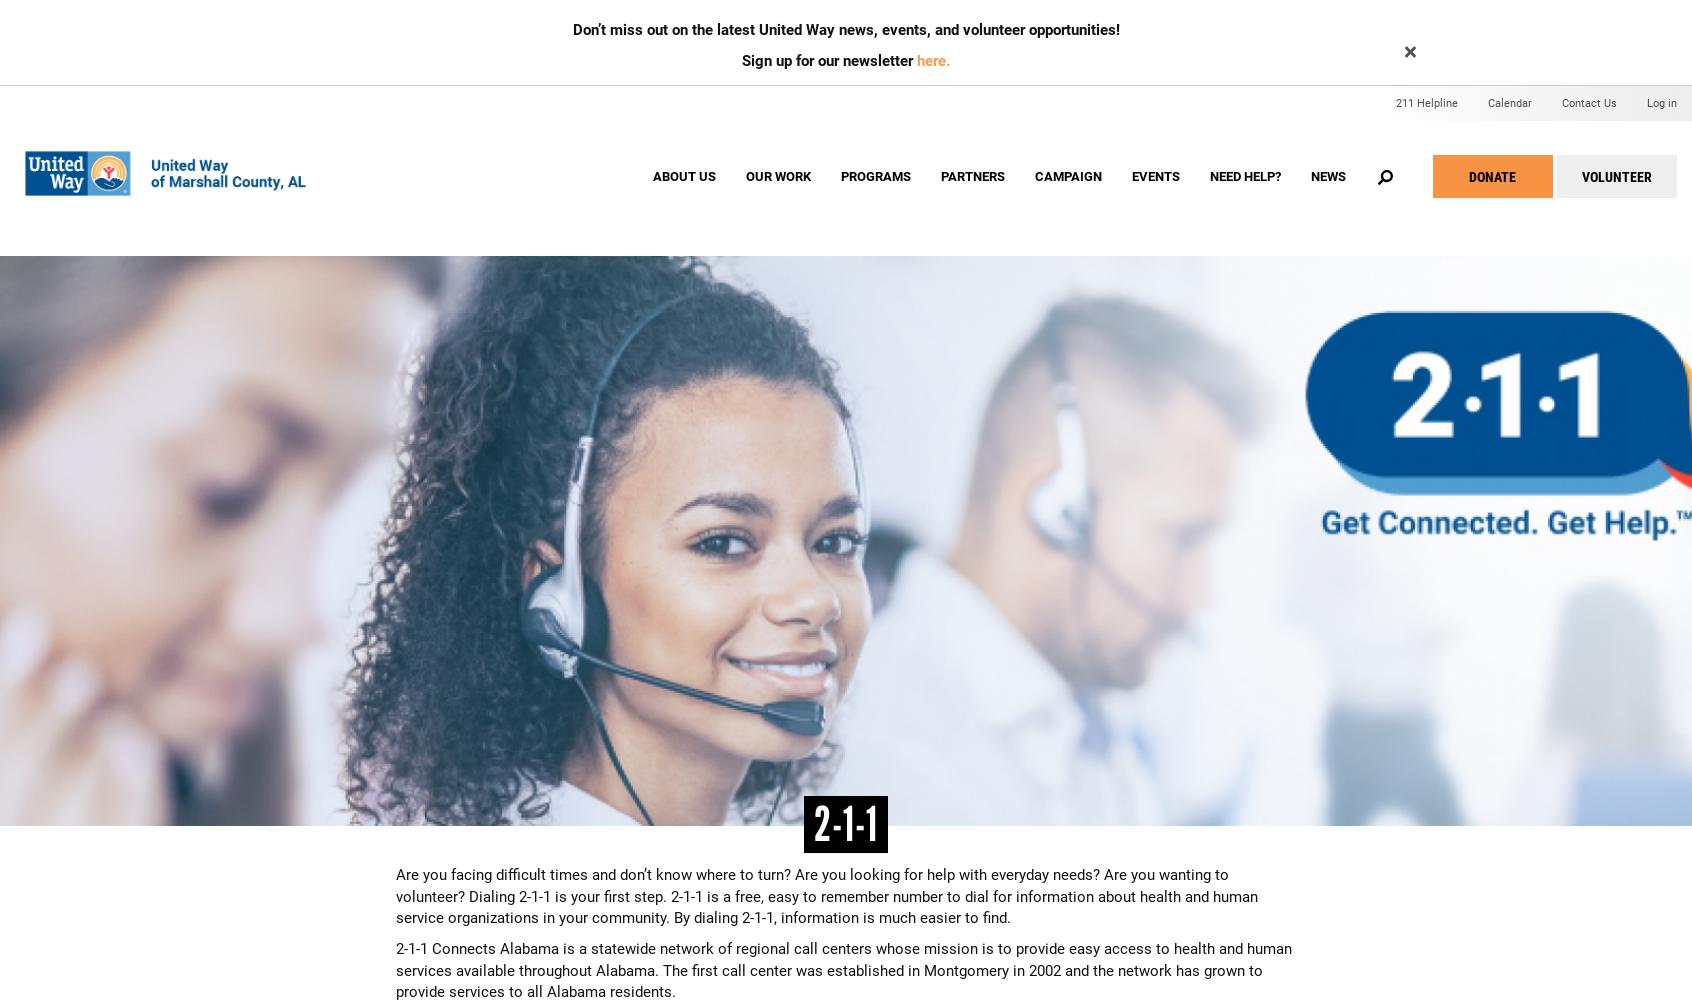 The height and width of the screenshot is (1000, 1692). Describe the element at coordinates (1467, 176) in the screenshot. I see `'Donate'` at that location.